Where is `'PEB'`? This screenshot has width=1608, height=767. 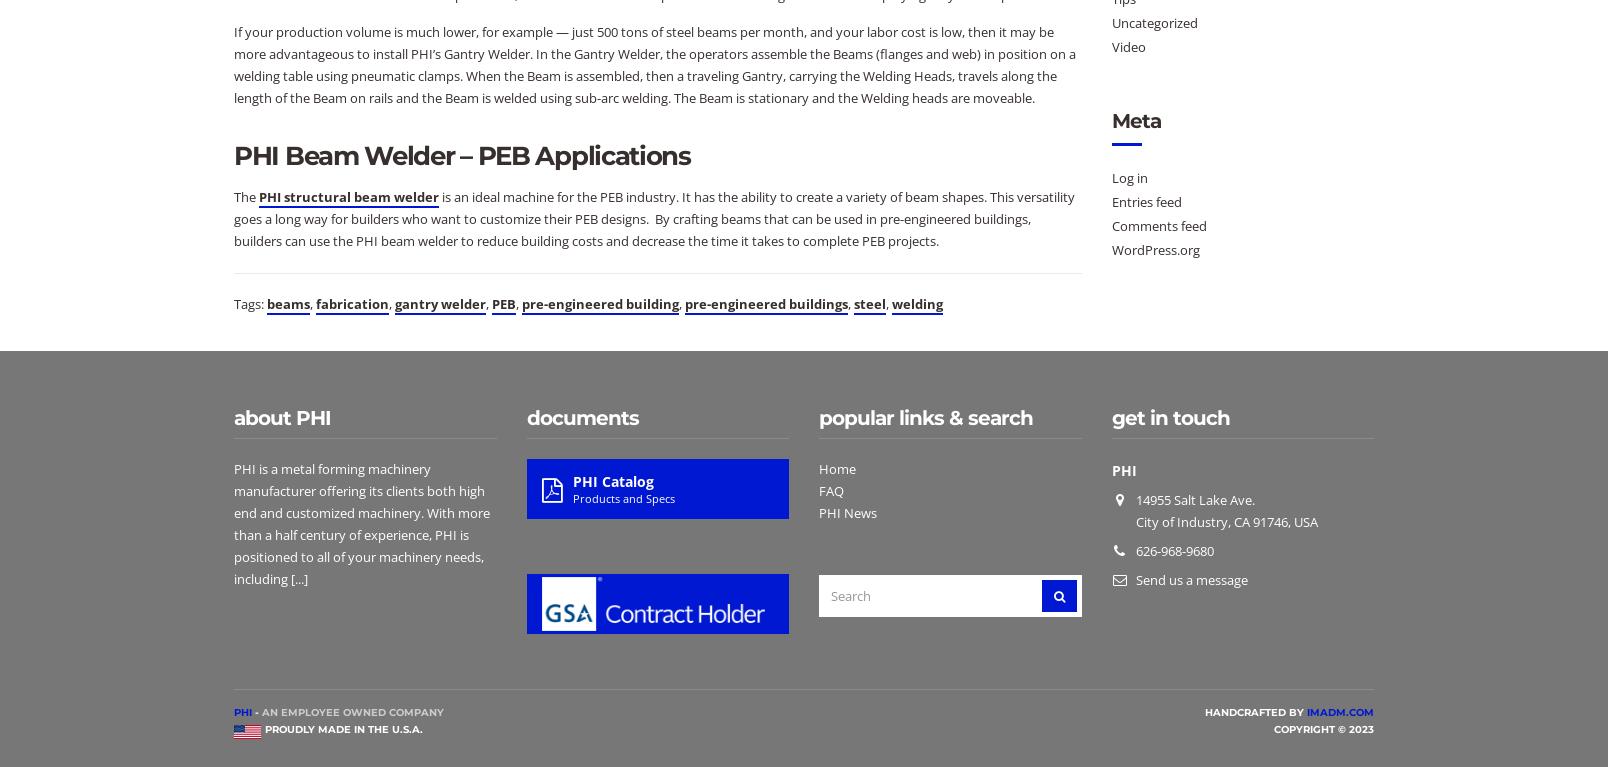 'PEB' is located at coordinates (503, 302).